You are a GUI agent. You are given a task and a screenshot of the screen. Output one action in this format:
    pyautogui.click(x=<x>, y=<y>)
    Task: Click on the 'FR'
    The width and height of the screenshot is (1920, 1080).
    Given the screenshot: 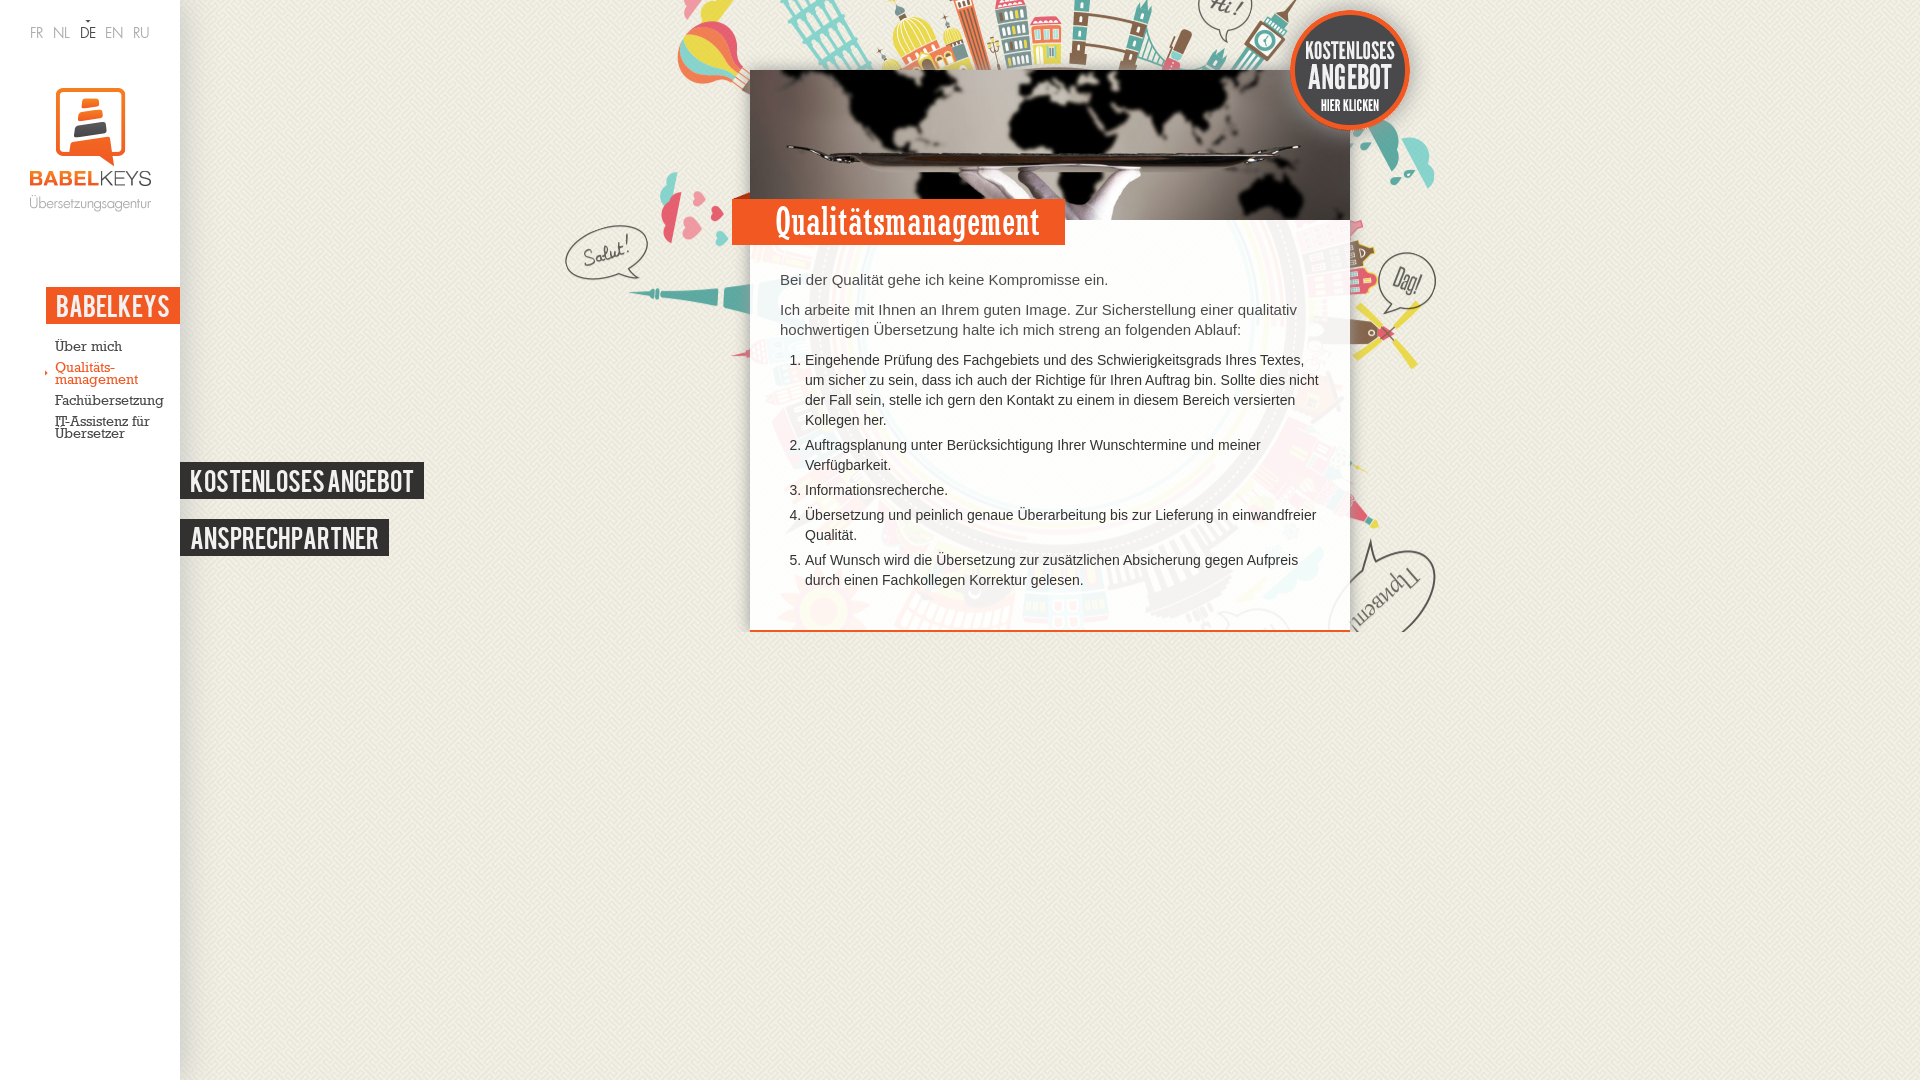 What is the action you would take?
    pyautogui.click(x=36, y=33)
    